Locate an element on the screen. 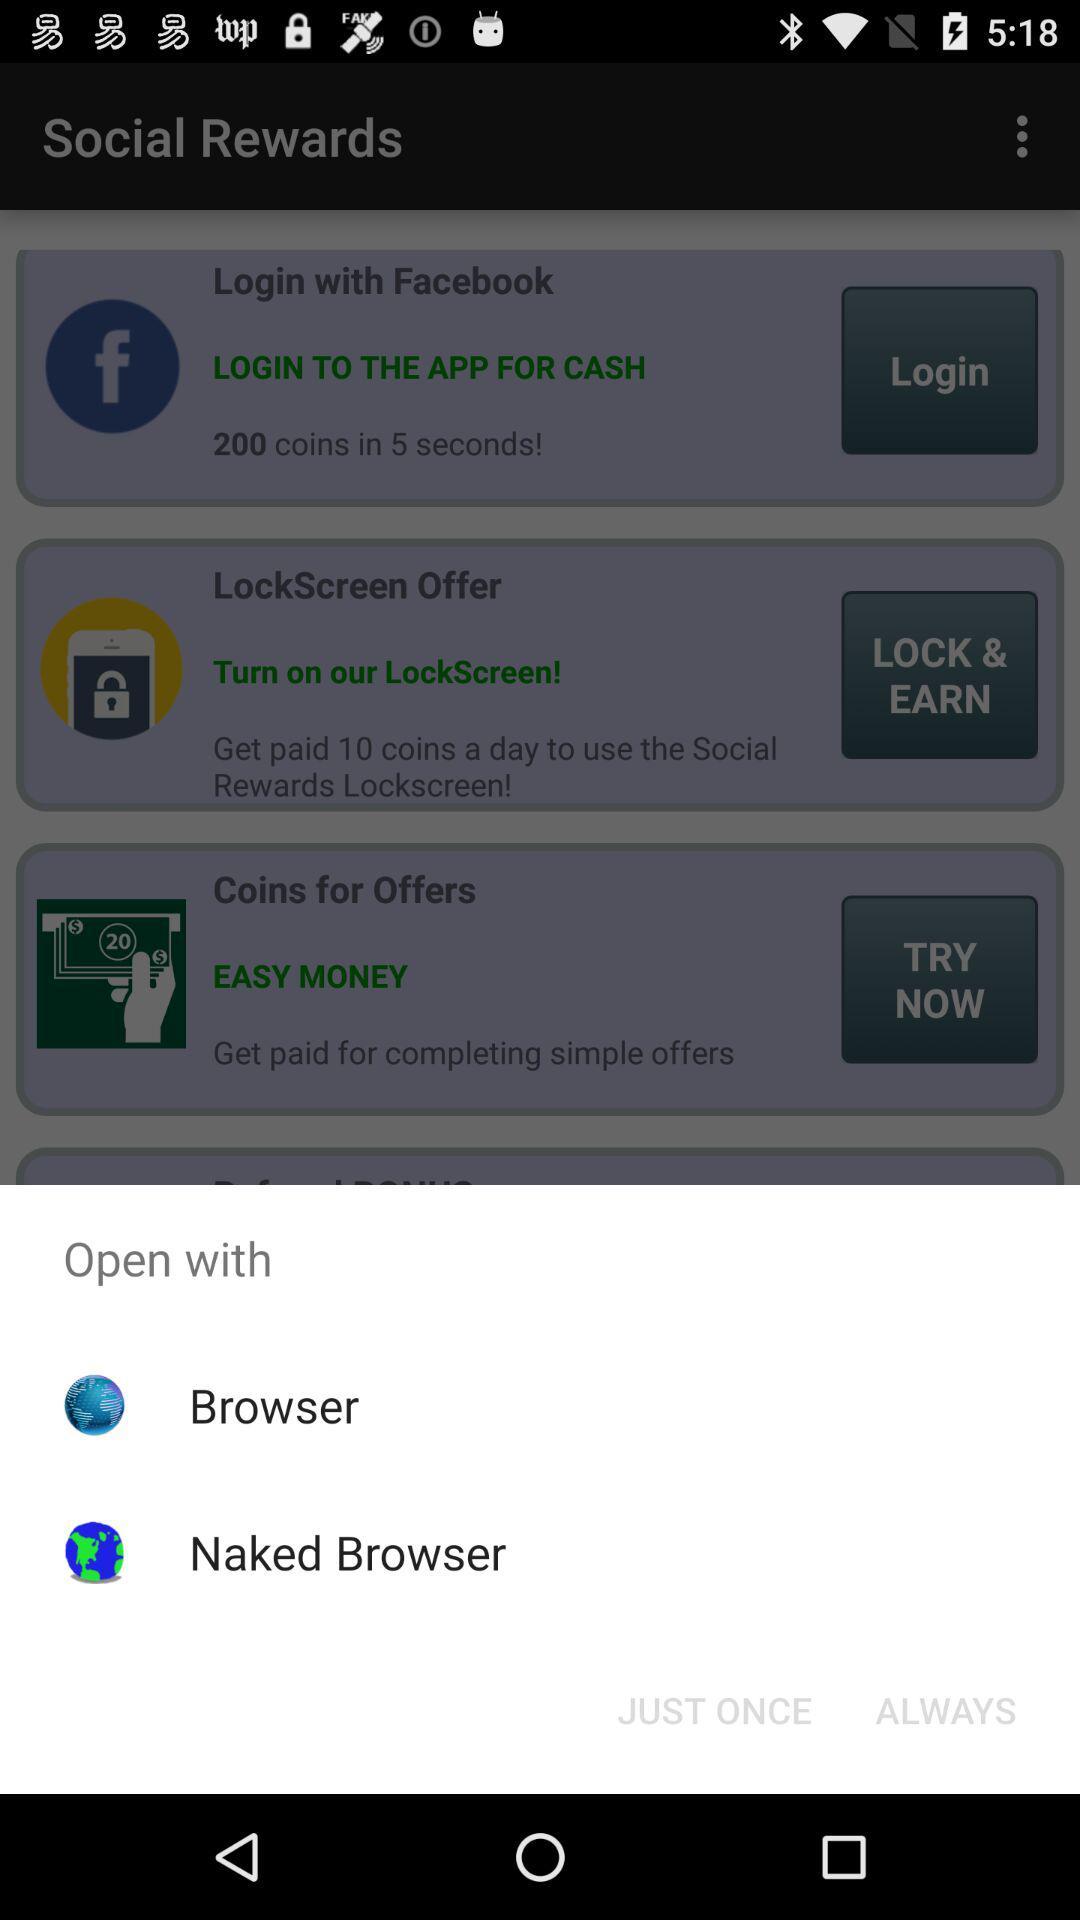 Image resolution: width=1080 pixels, height=1920 pixels. icon next to the just once is located at coordinates (945, 1708).